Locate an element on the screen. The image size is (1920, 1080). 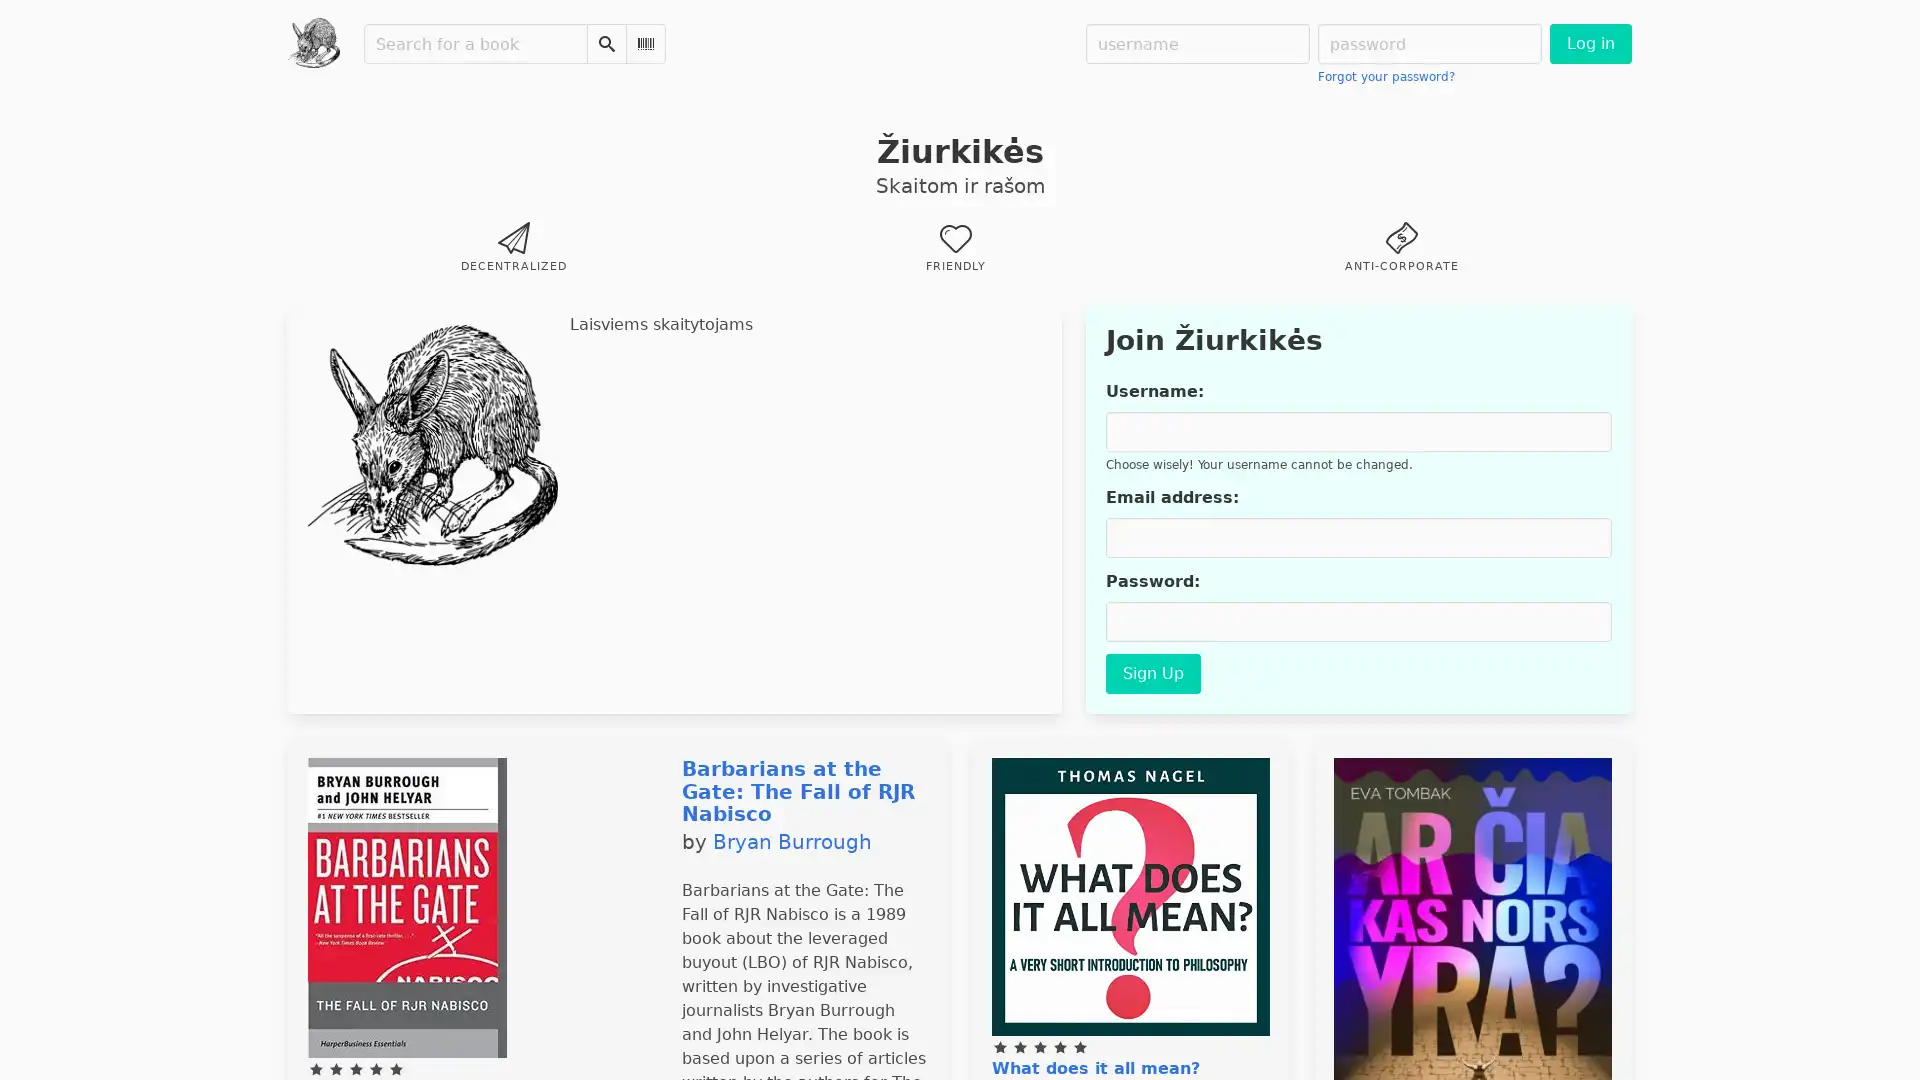
Log in is located at coordinates (1588, 43).